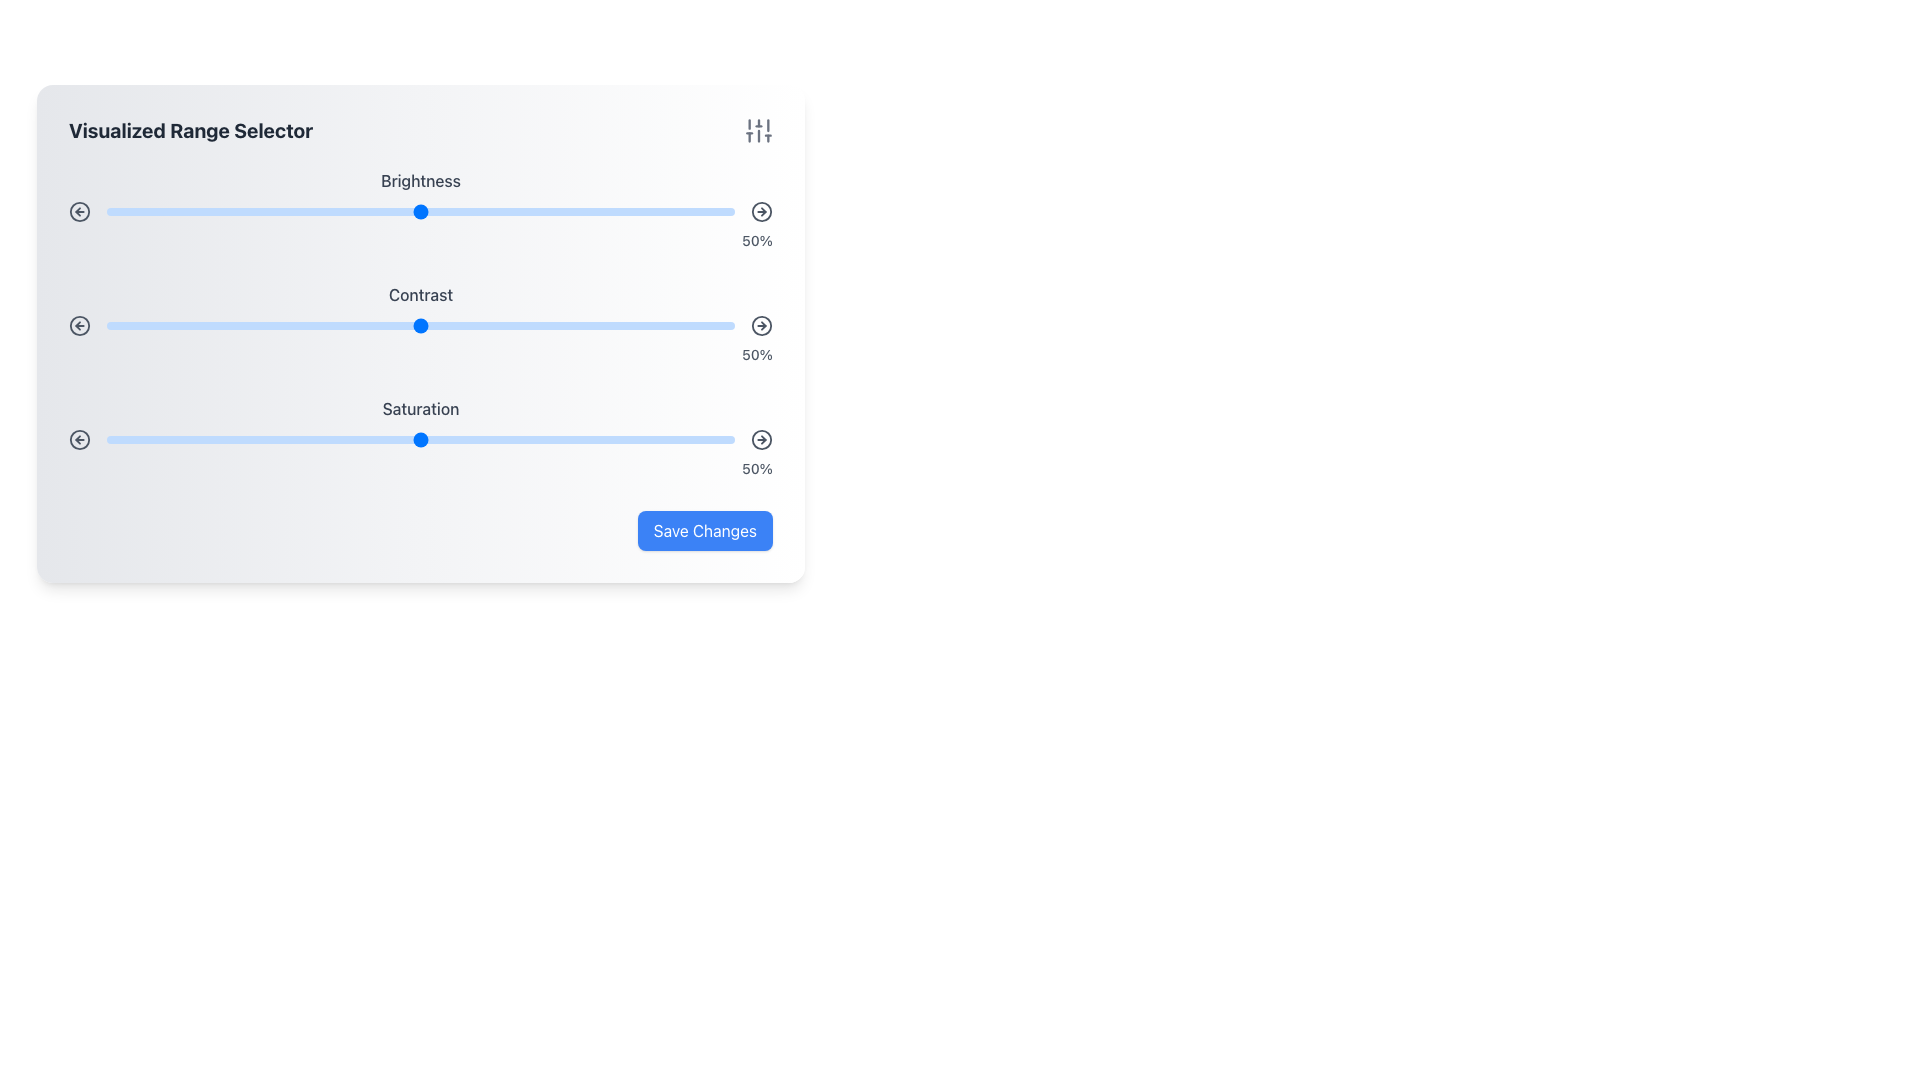  What do you see at coordinates (176, 438) in the screenshot?
I see `the saturation level` at bounding box center [176, 438].